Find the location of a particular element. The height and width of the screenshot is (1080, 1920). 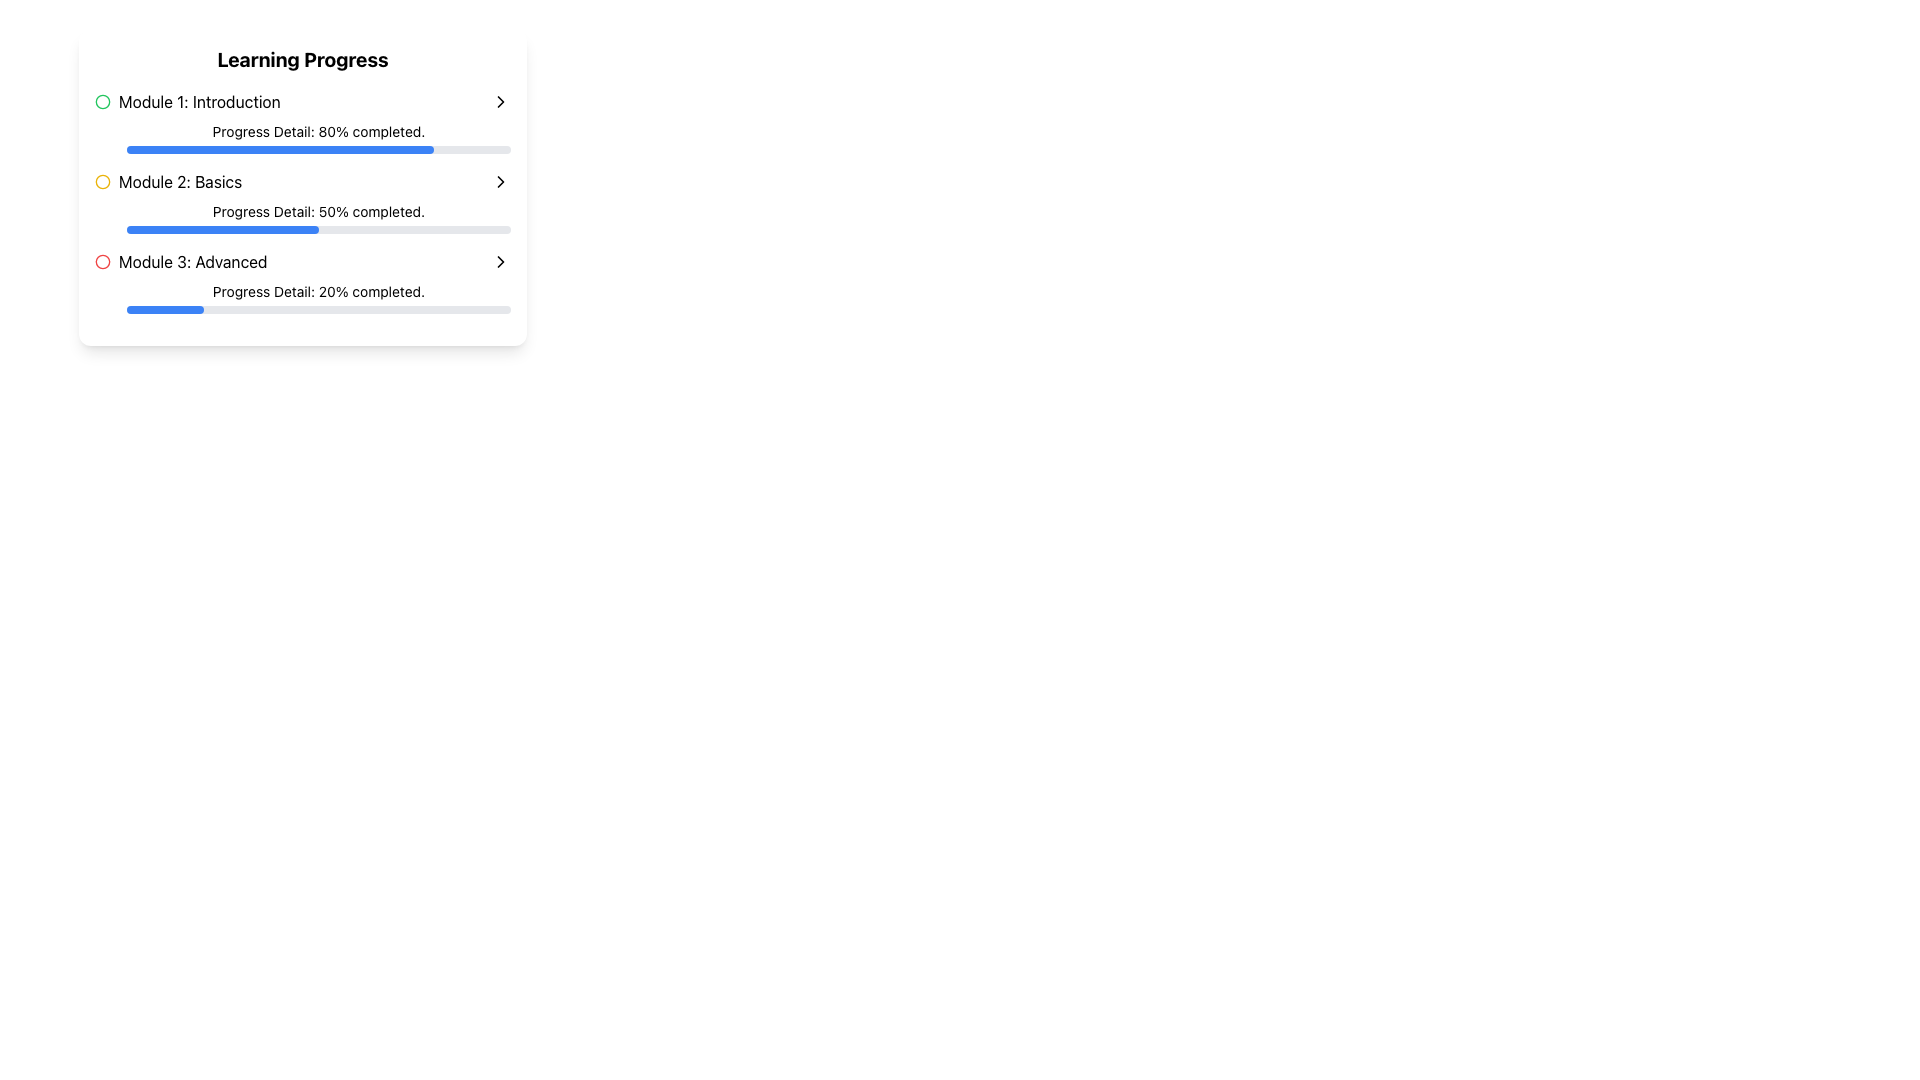

the progress bar representing 'Module 3: Advanced', which visually indicates a completion percentage of 20%, located below the text 'Progress Detail: 20% completed.' is located at coordinates (317, 309).